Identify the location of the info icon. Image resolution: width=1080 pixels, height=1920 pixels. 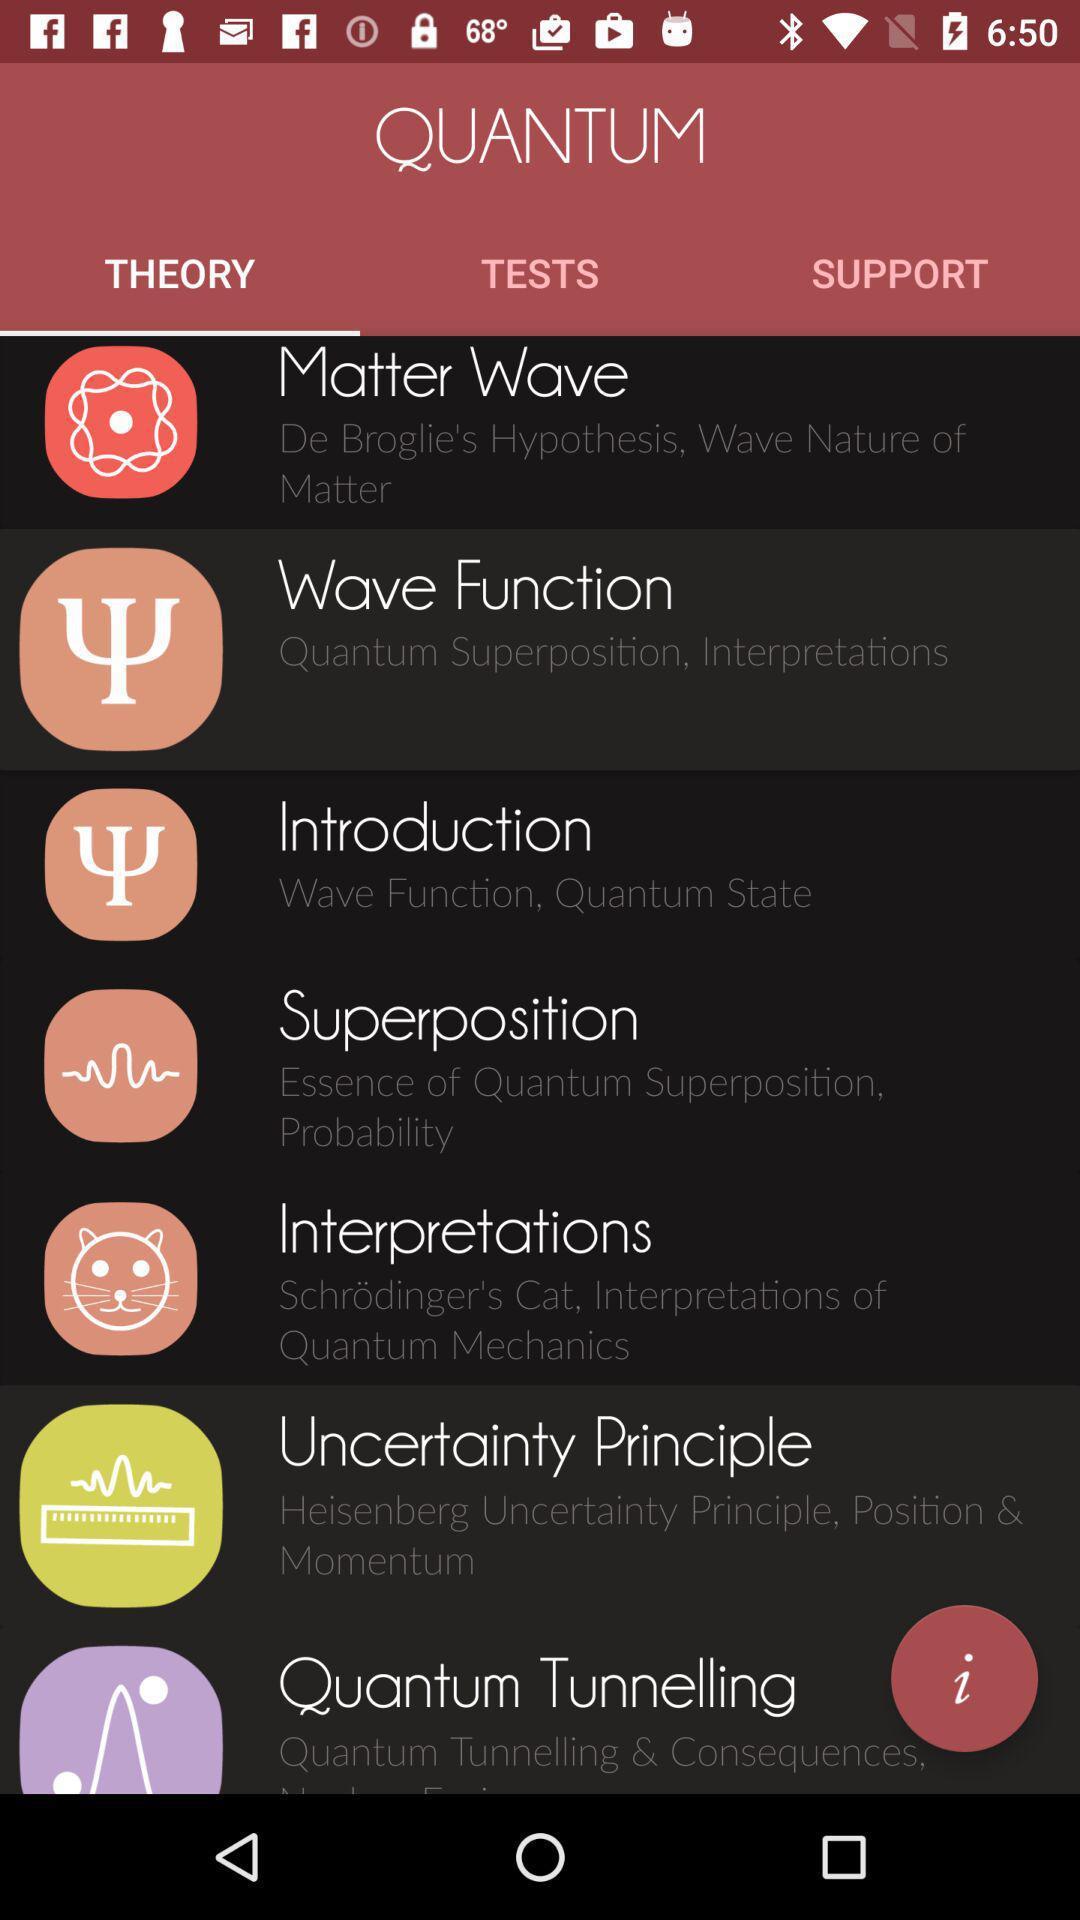
(963, 1678).